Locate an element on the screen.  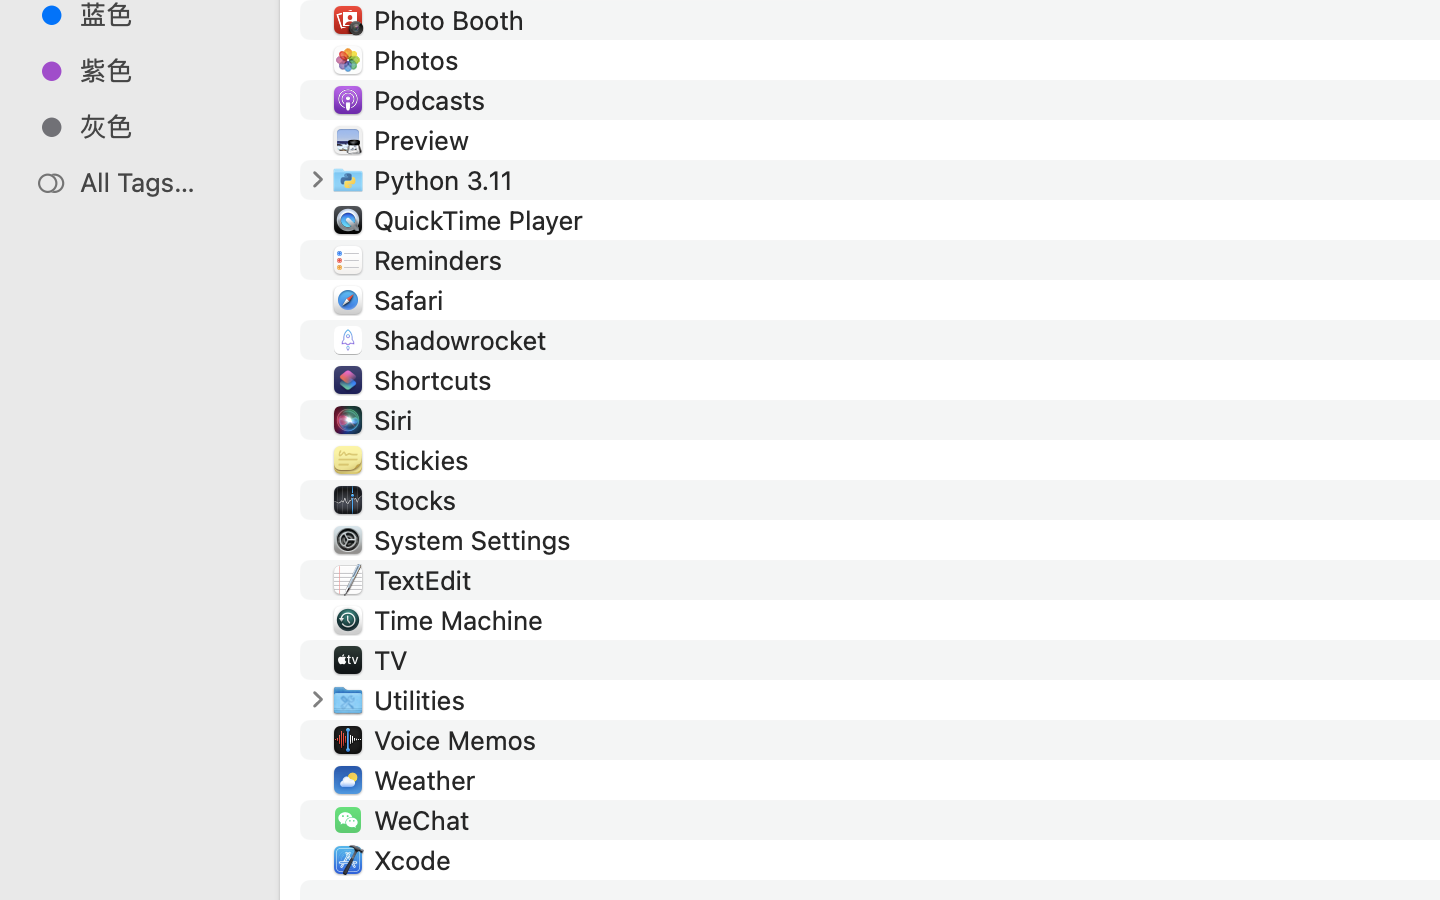
'TV' is located at coordinates (393, 659).